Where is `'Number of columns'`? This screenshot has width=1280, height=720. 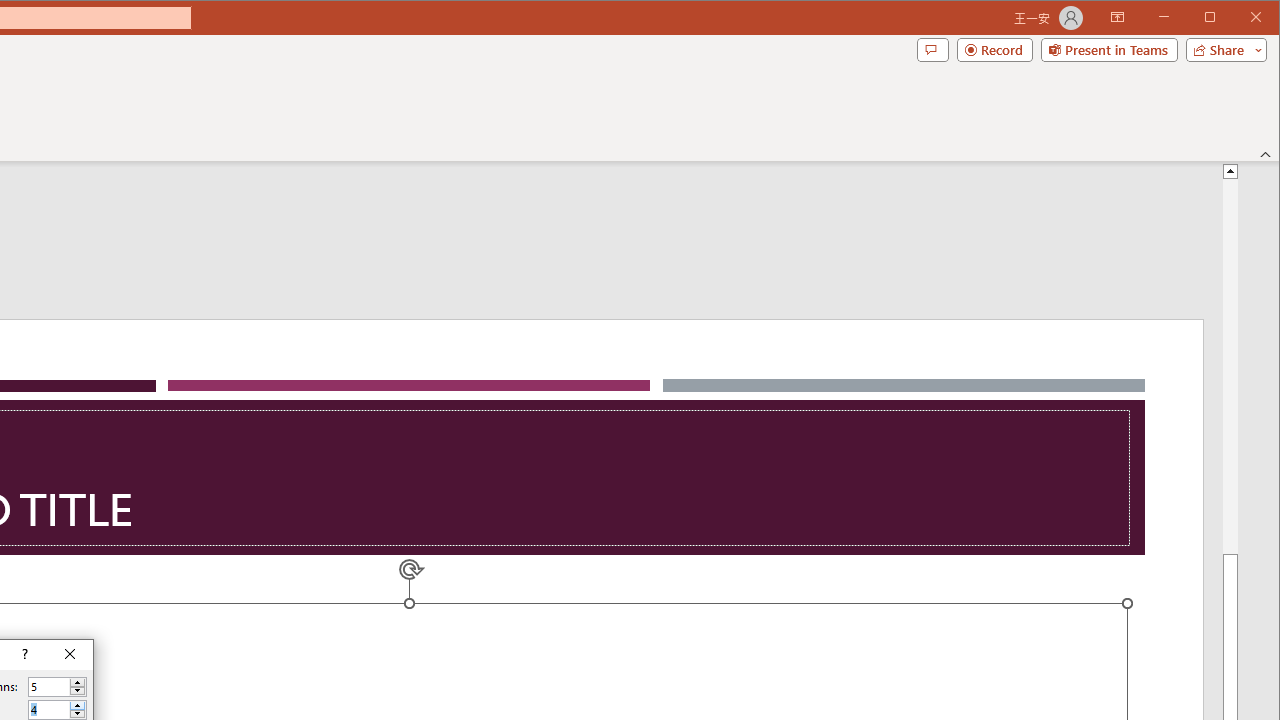 'Number of columns' is located at coordinates (49, 686).